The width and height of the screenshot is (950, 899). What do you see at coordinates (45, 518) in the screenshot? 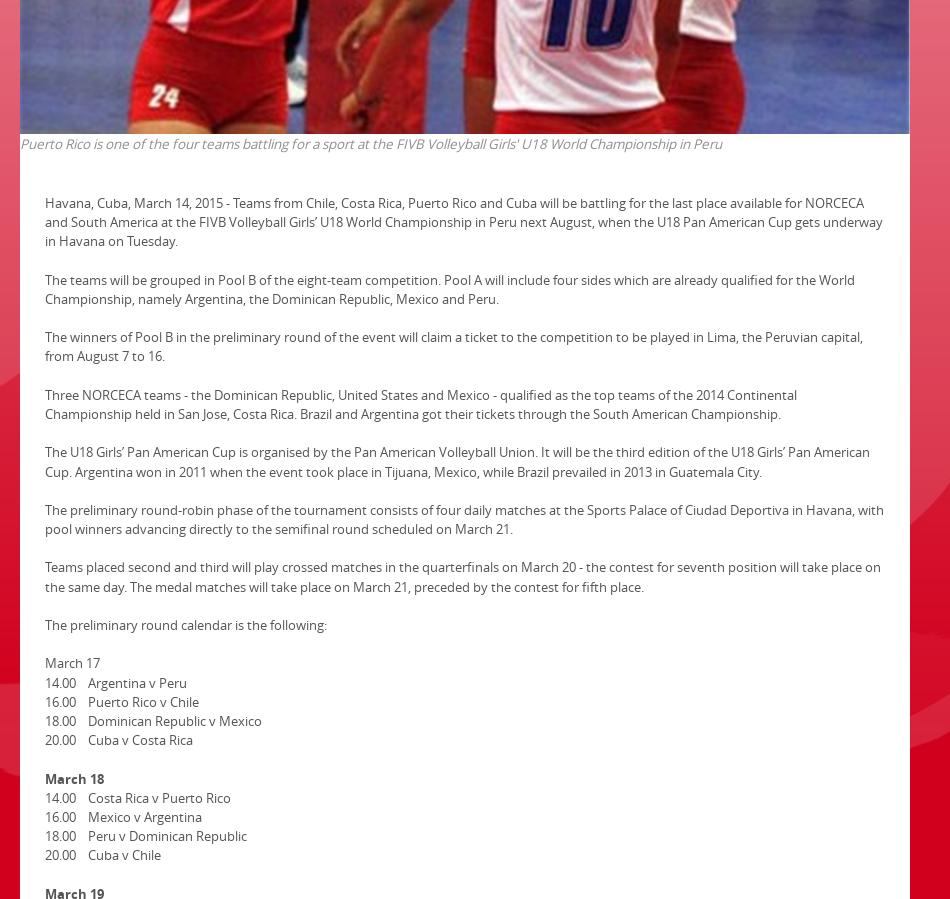
I see `'The preliminary round-robin phase of the tournament consists of four daily matches at the Sports Palace of Ciudad Deportiva in Havana, with pool winners advancing directly to the semifinal round scheduled on March 21.'` at bounding box center [45, 518].